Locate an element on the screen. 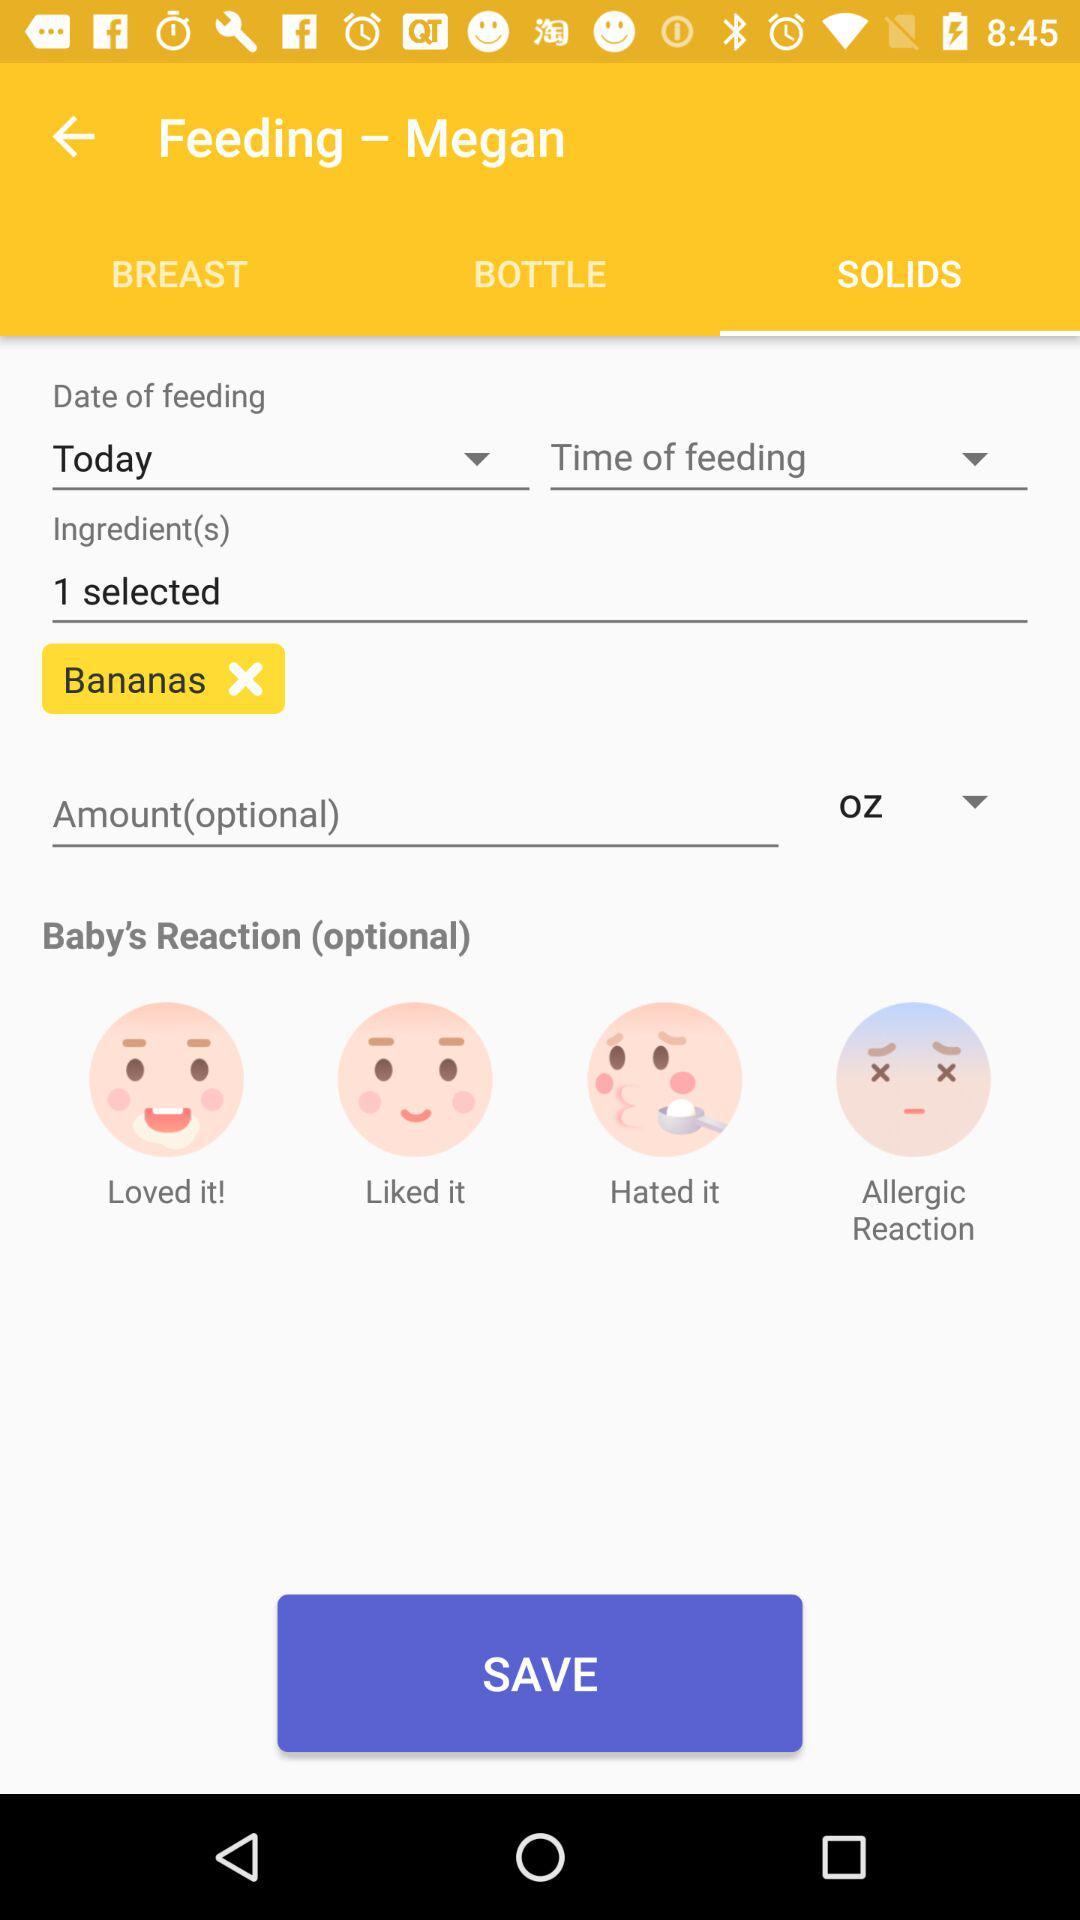 The image size is (1080, 1920). icon to the right of the bananas item is located at coordinates (244, 678).